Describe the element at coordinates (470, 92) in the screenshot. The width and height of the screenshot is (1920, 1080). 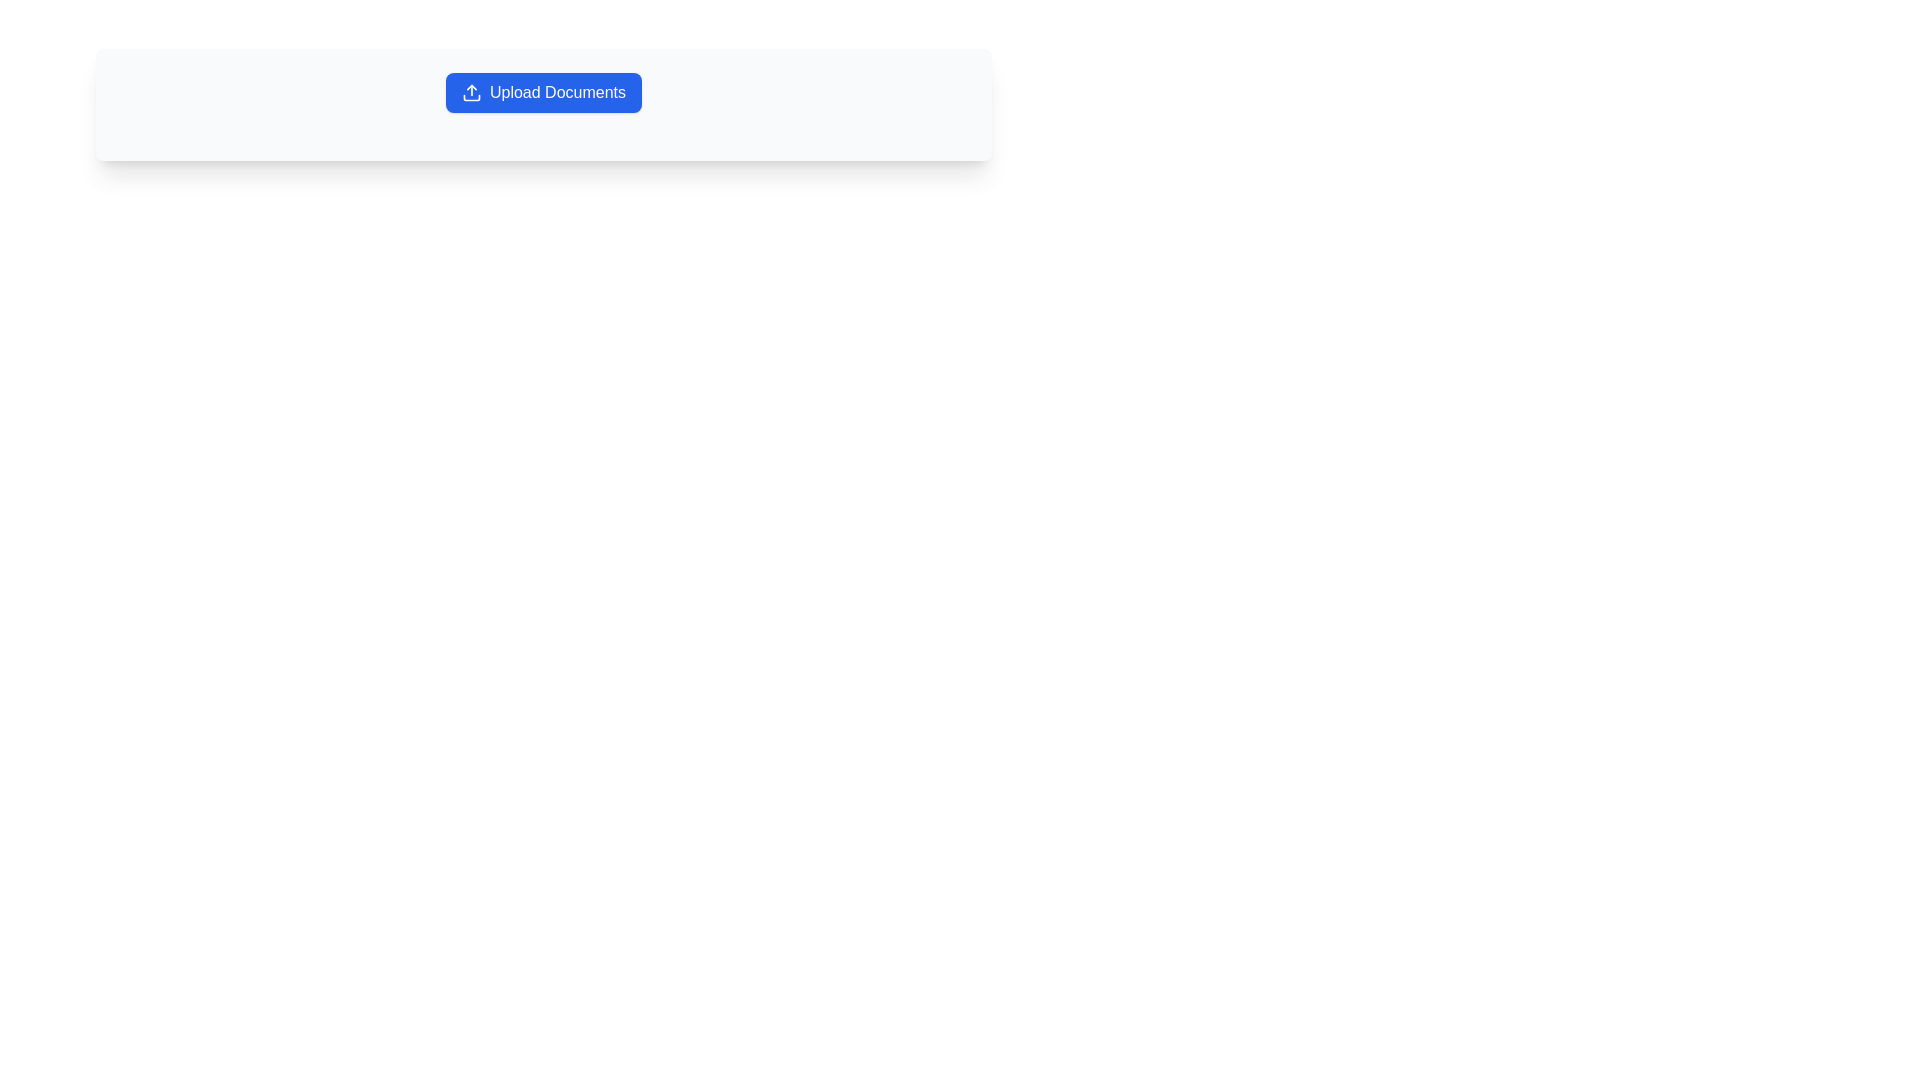
I see `the upload icon located to the left of the 'Upload Documents' text within the blue button` at that location.